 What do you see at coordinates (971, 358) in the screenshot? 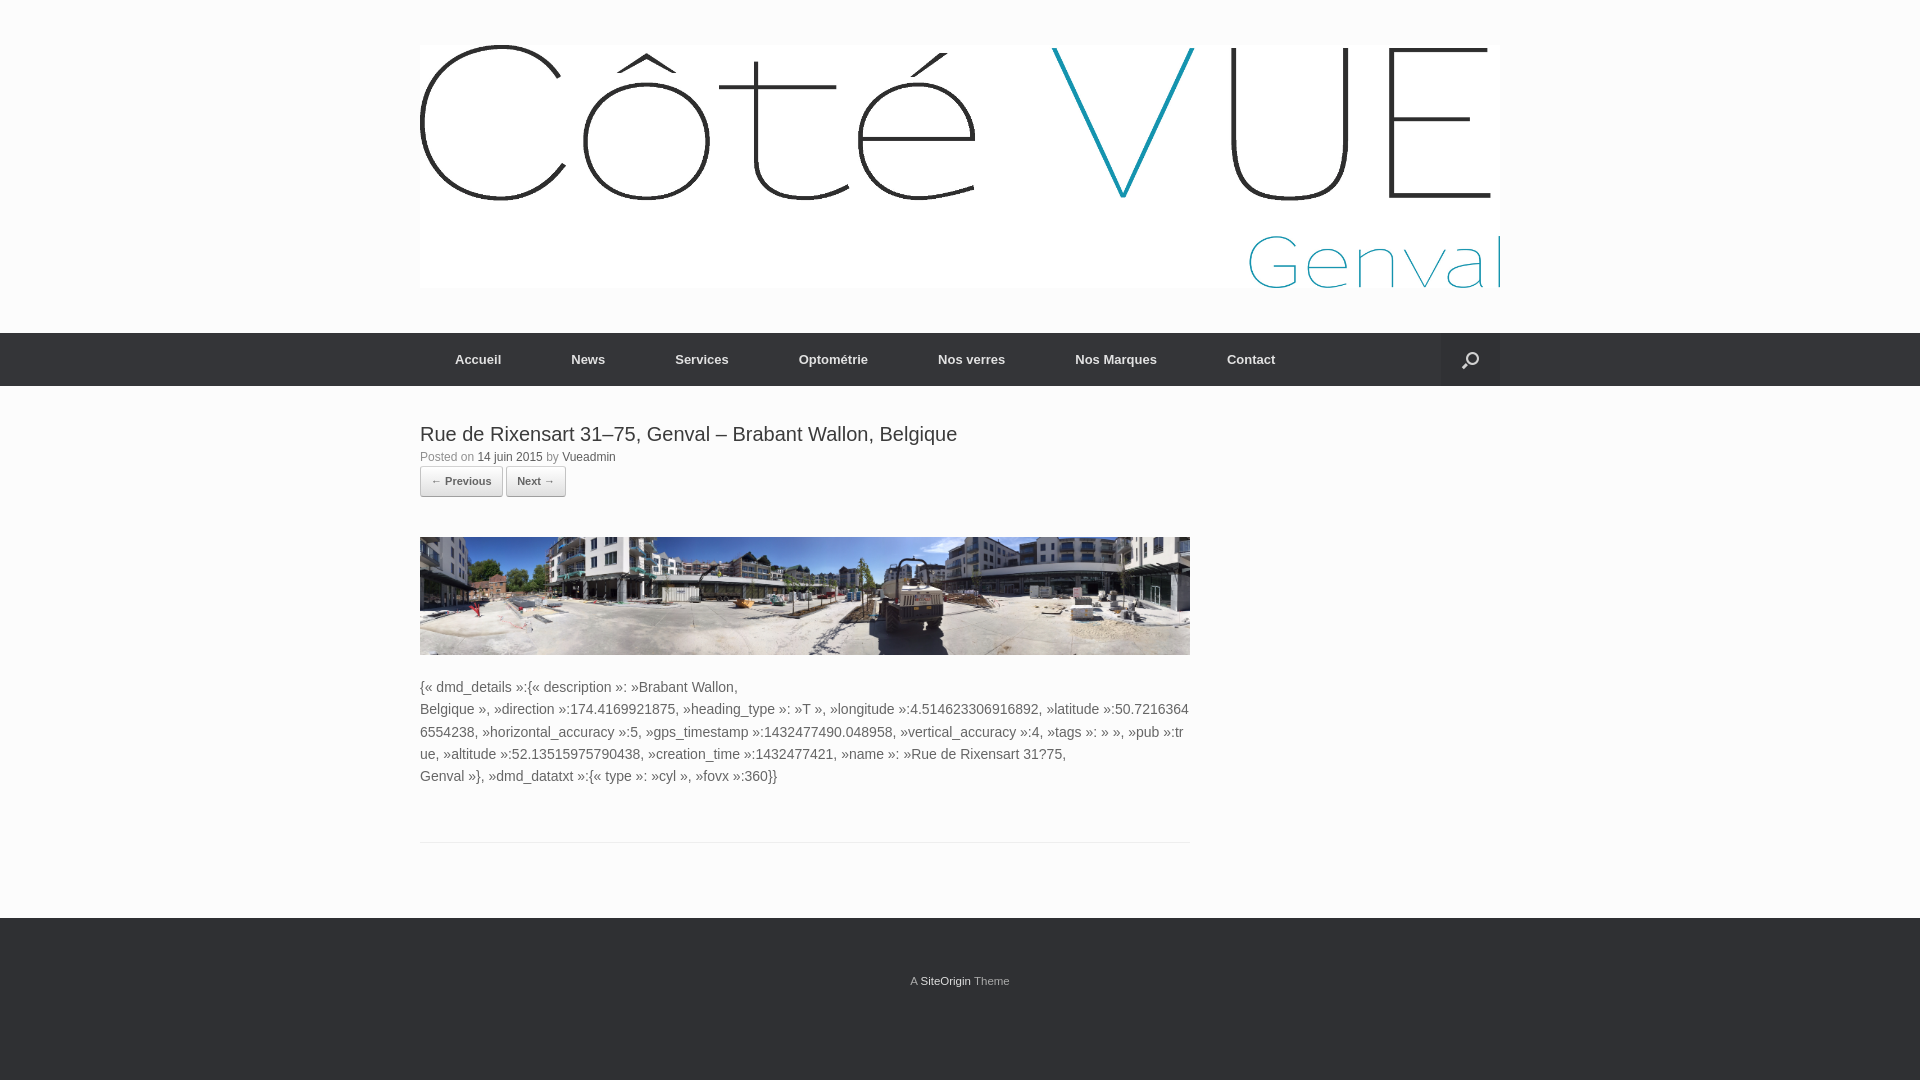
I see `'Nos verres'` at bounding box center [971, 358].